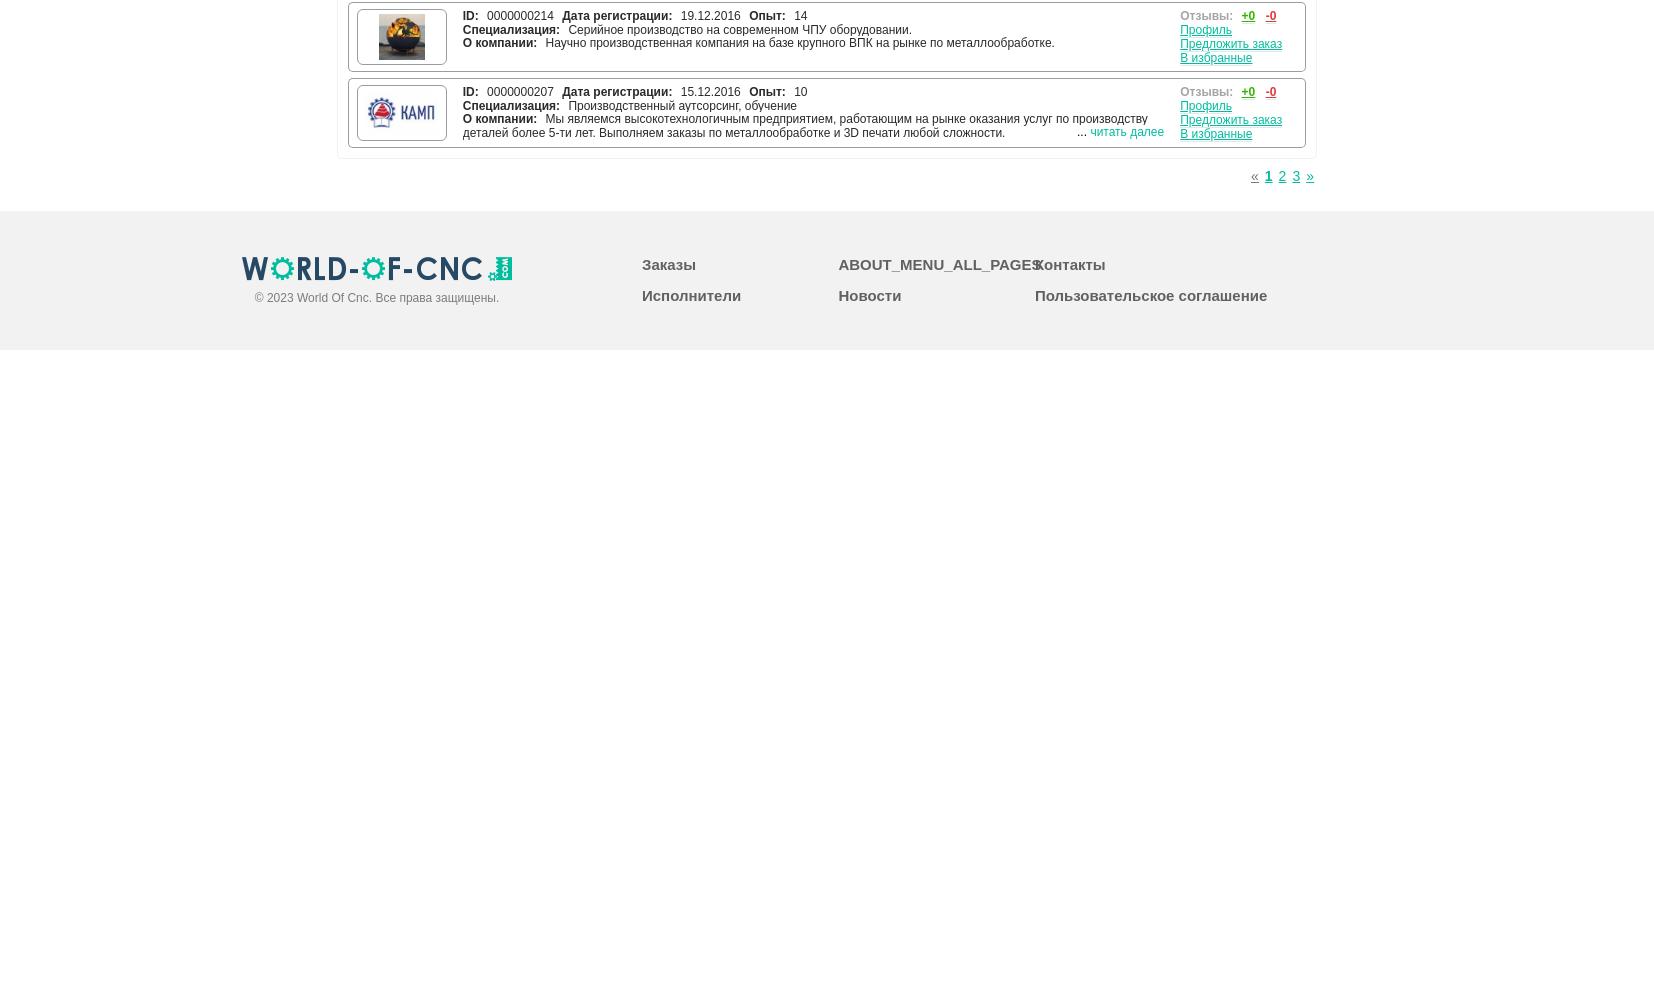  Describe the element at coordinates (789, 266) in the screenshot. I see `'- механическая обработка деталей различной сложности по чертежам заказчика (изготовление как из давальческого материала и заготовок, так и из собственного материала) на современном высокоточном оборудовании с ЧПУ;'` at that location.